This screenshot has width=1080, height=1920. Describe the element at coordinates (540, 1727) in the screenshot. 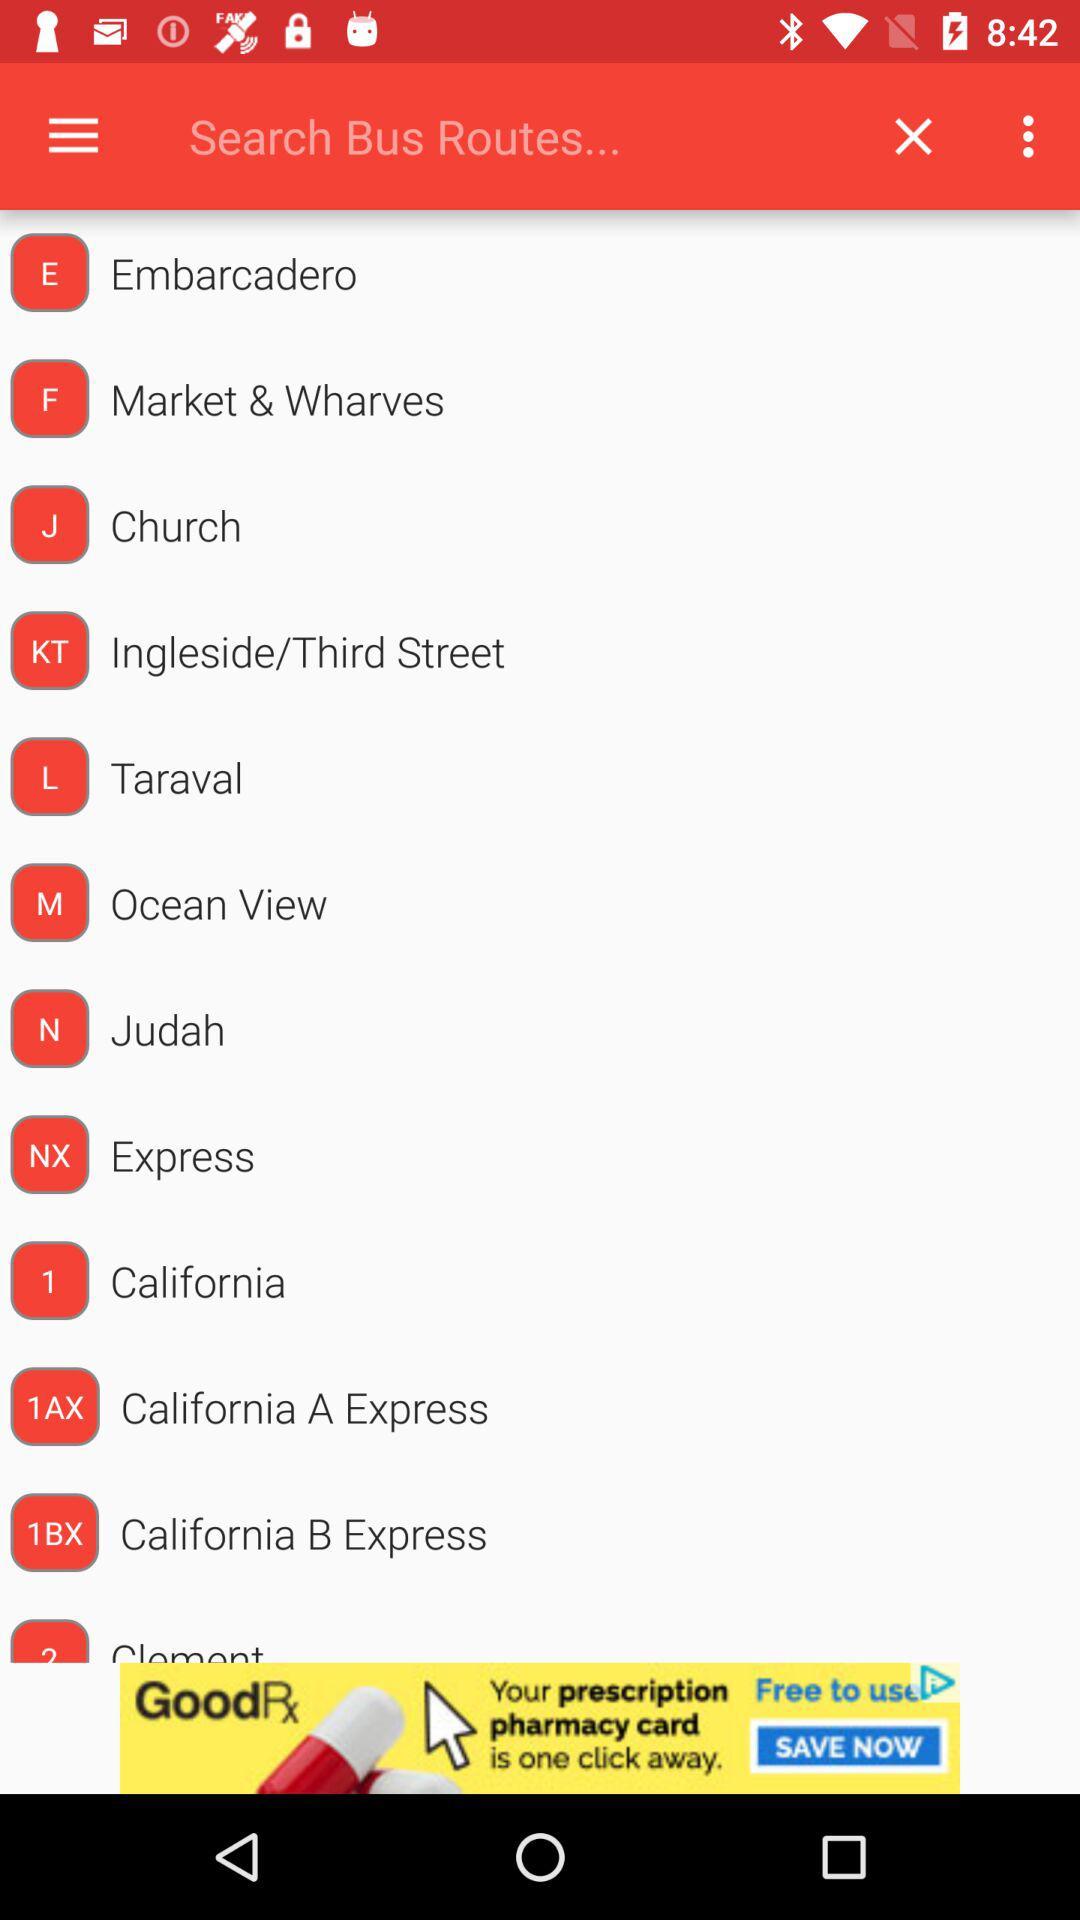

I see `advertisement` at that location.